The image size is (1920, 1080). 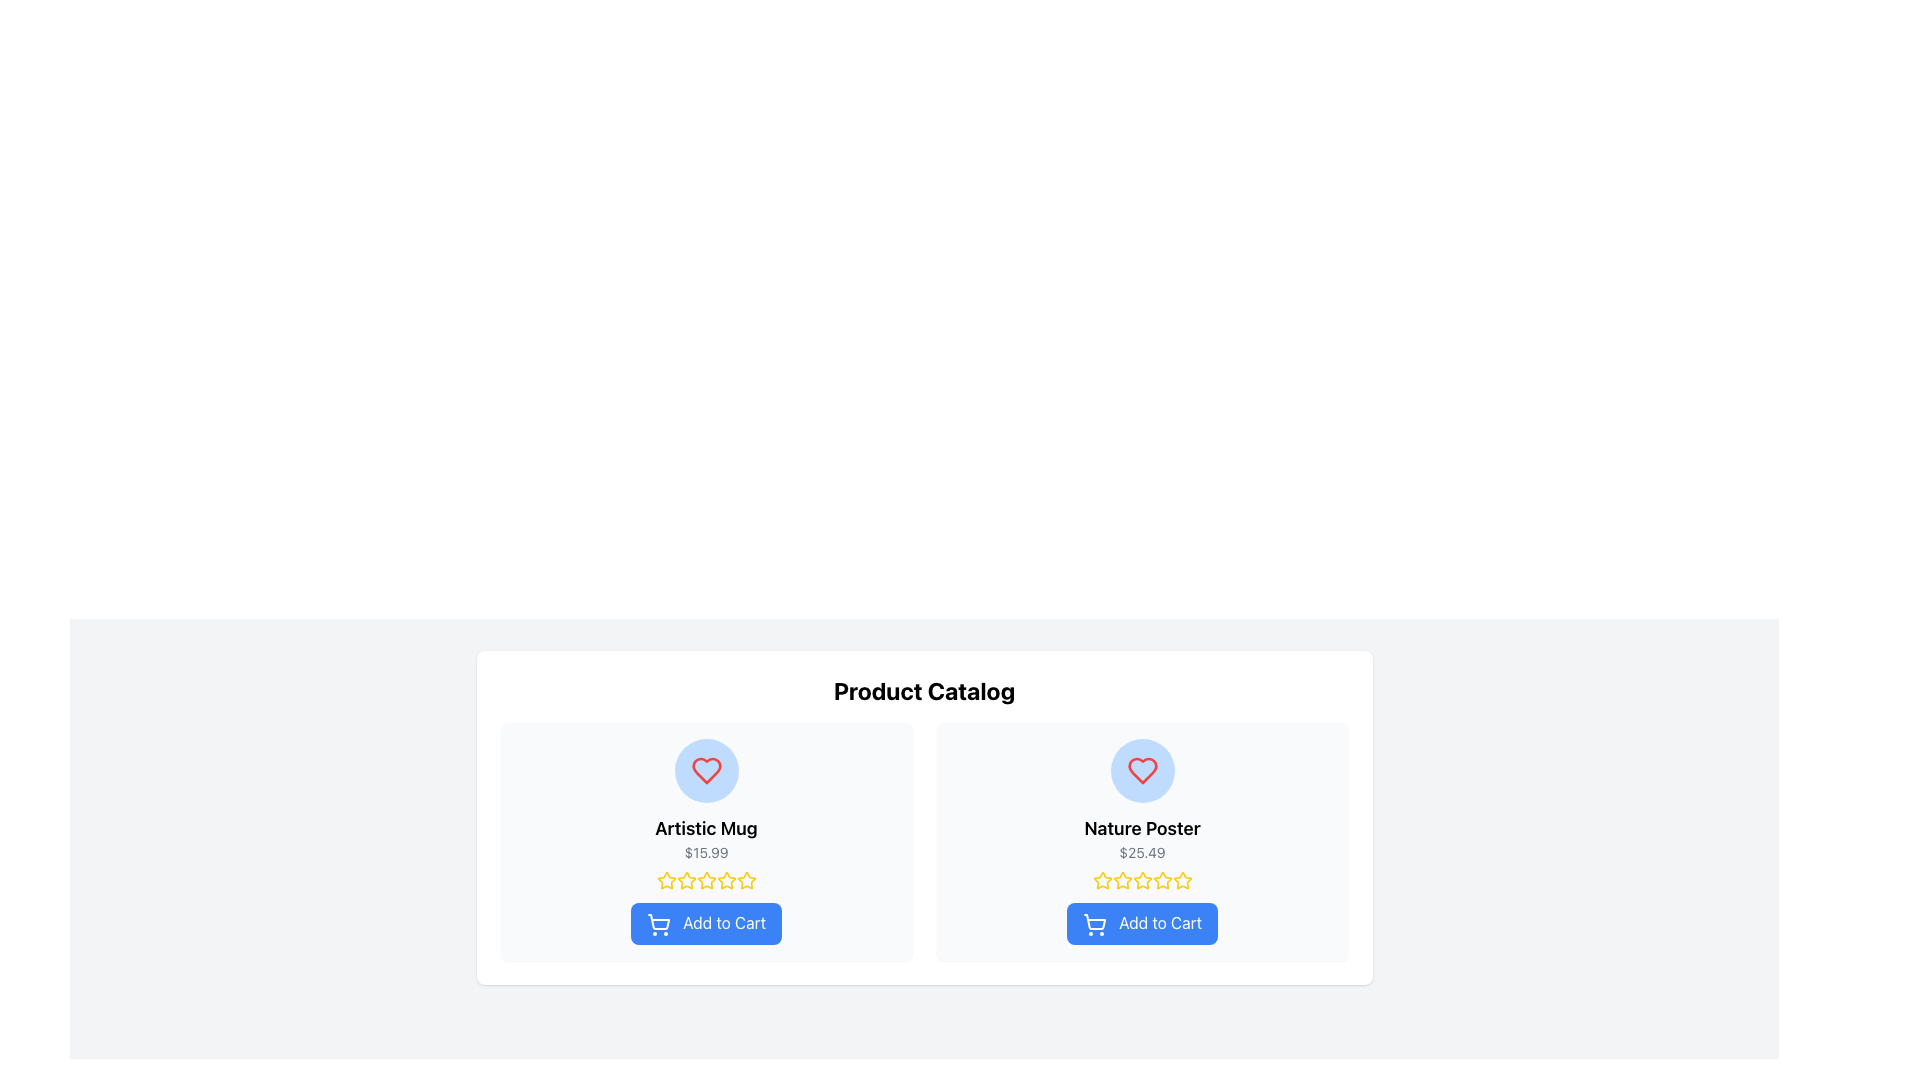 I want to click on text content of the 'Nature Poster' heading, which is a bold, large black font displayed prominently below a heart icon and above a price label in its product card, so click(x=1142, y=829).